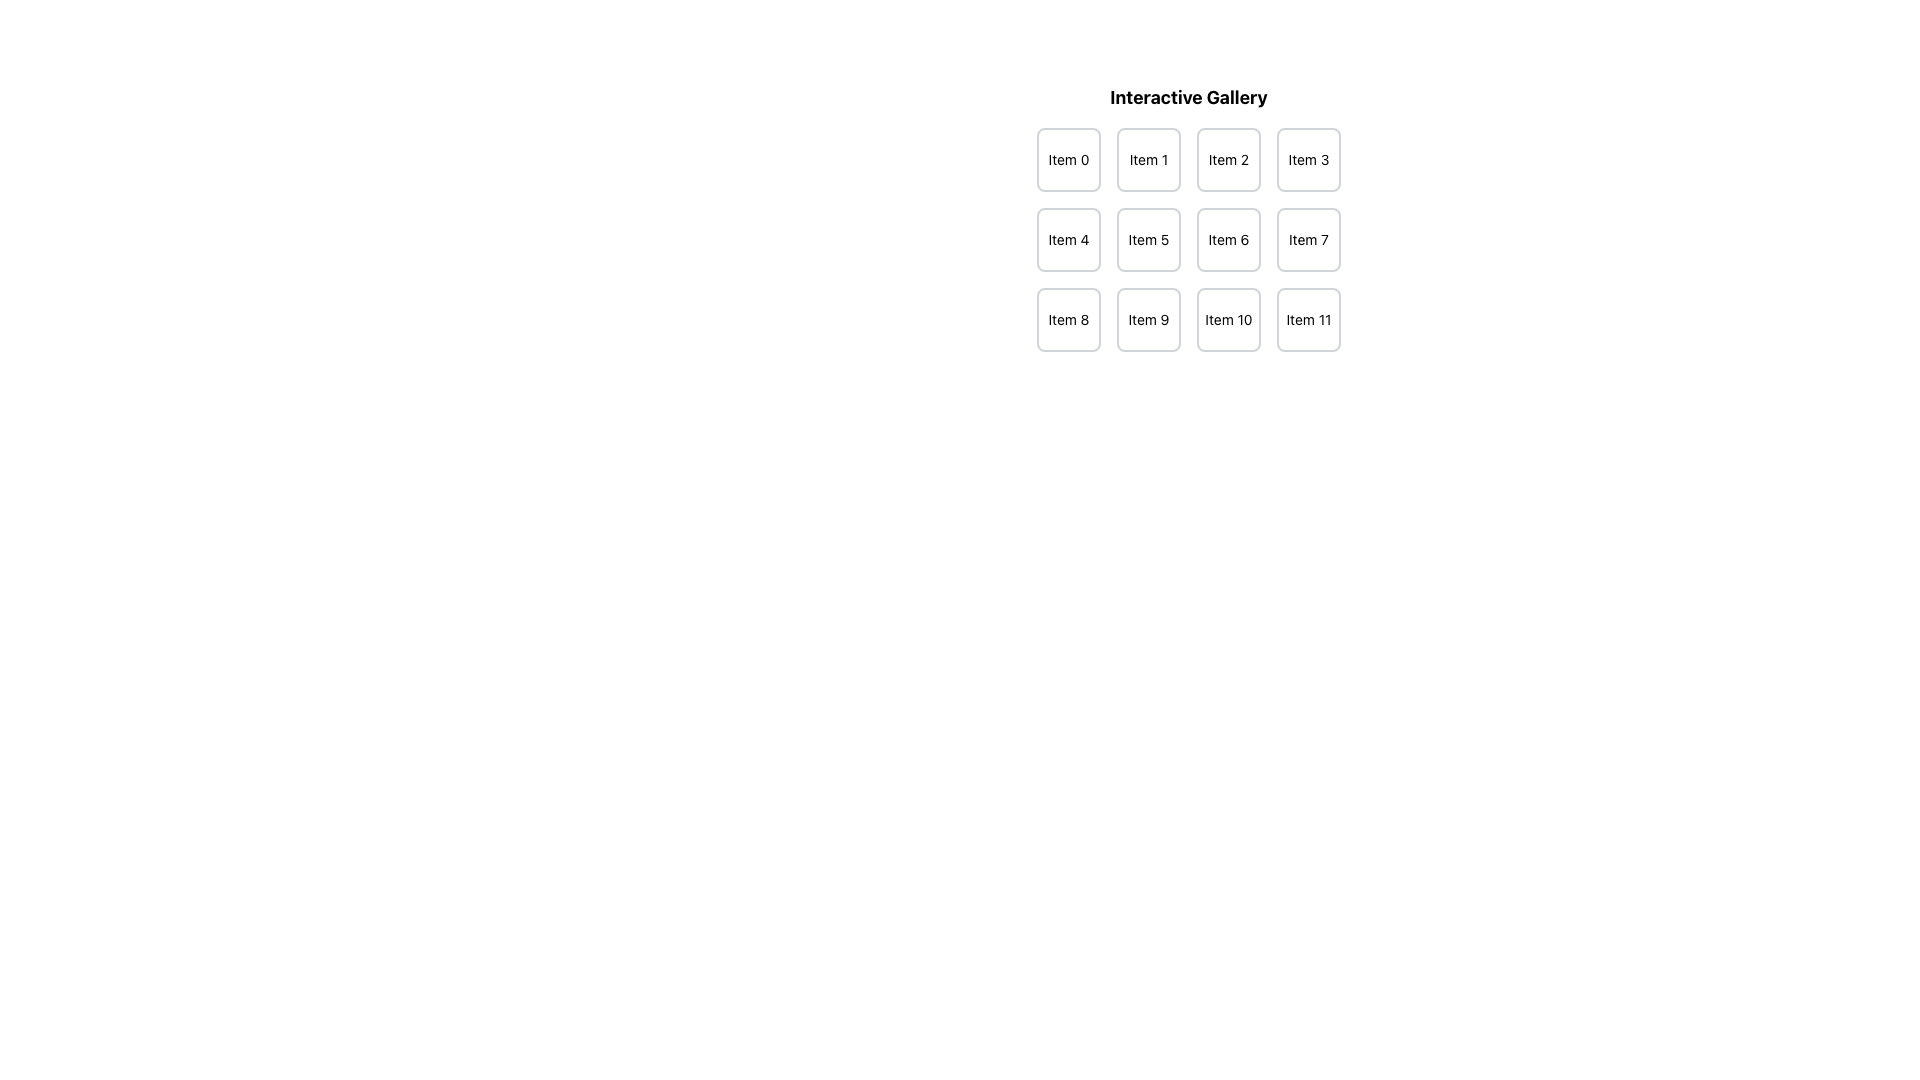 This screenshot has width=1920, height=1080. Describe the element at coordinates (1227, 158) in the screenshot. I see `the non-interactive text label that displays 'Item 2', located in the second cell of the top row in a 4x3 grid layout` at that location.